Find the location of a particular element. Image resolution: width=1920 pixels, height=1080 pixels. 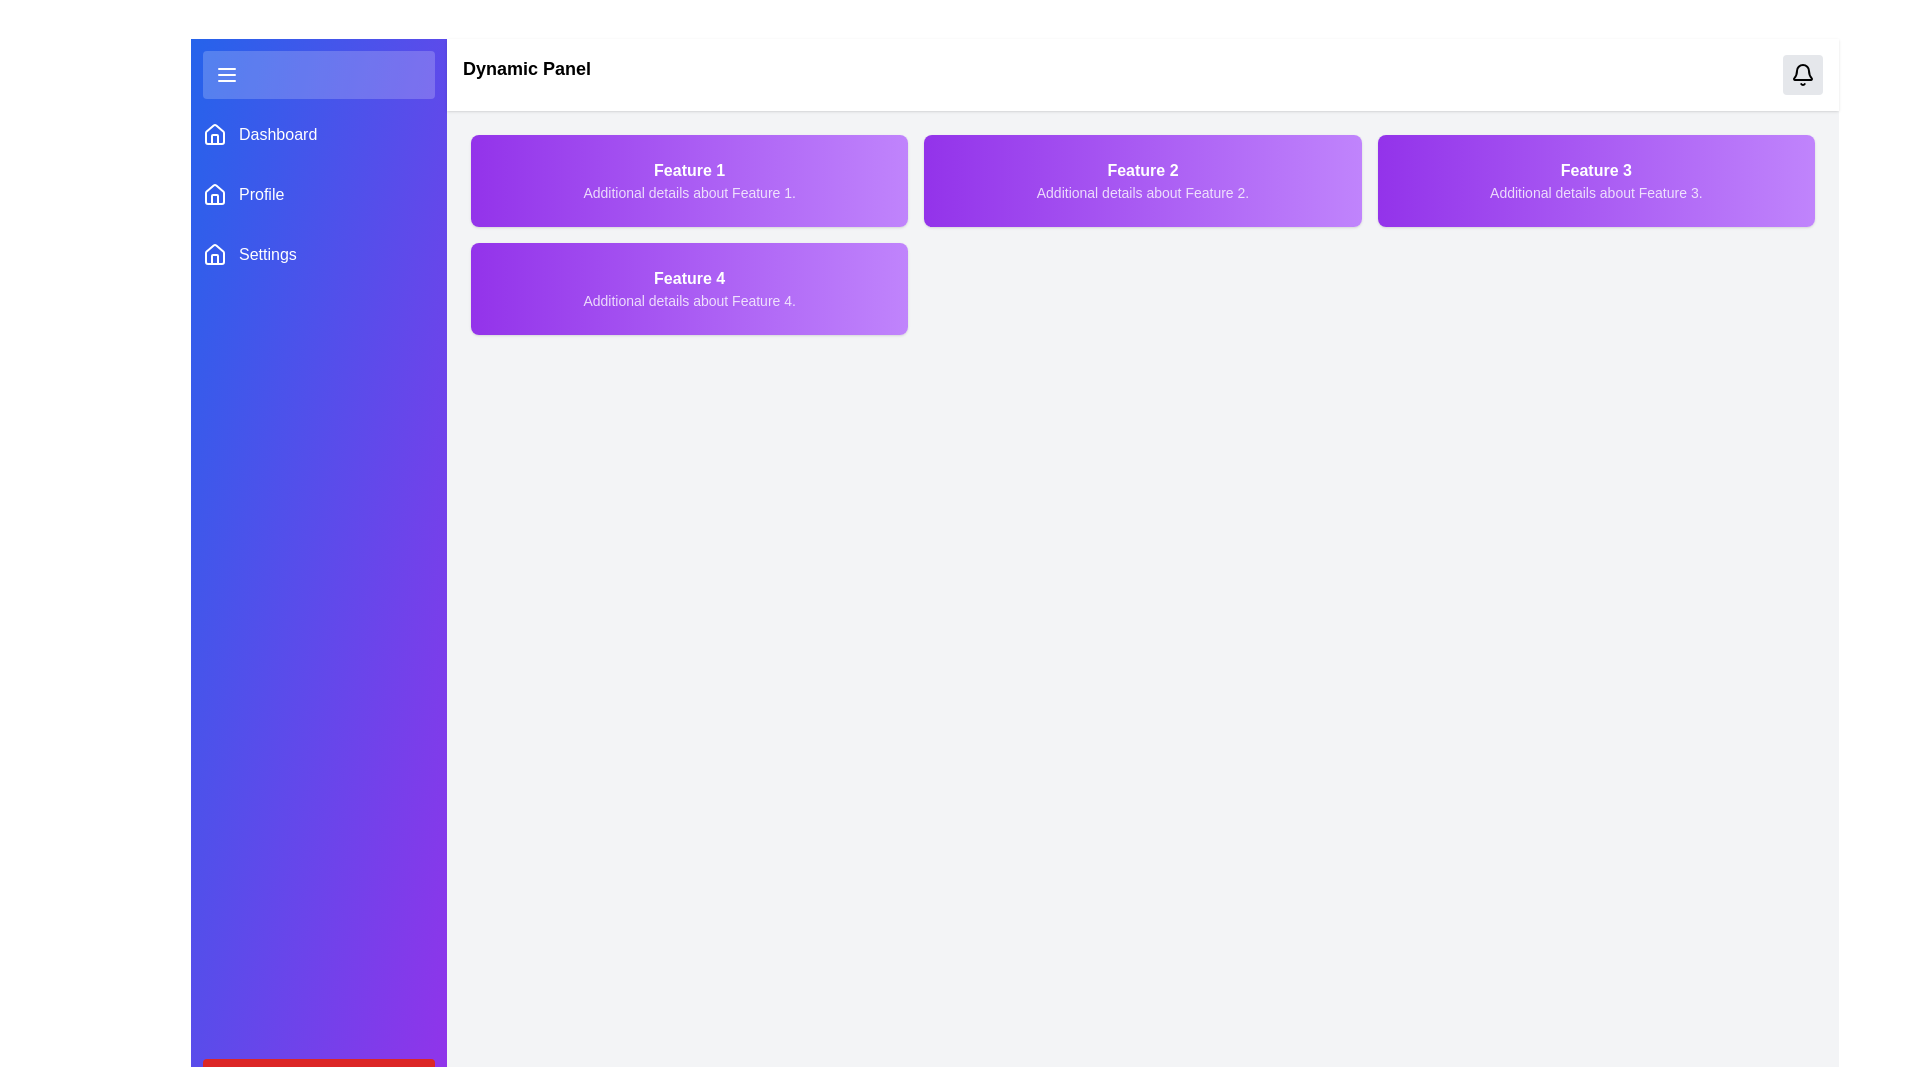

the static text label displaying 'Dynamic Panel', which is prominently styled in bold and larger font size at the top center of the interface is located at coordinates (527, 73).